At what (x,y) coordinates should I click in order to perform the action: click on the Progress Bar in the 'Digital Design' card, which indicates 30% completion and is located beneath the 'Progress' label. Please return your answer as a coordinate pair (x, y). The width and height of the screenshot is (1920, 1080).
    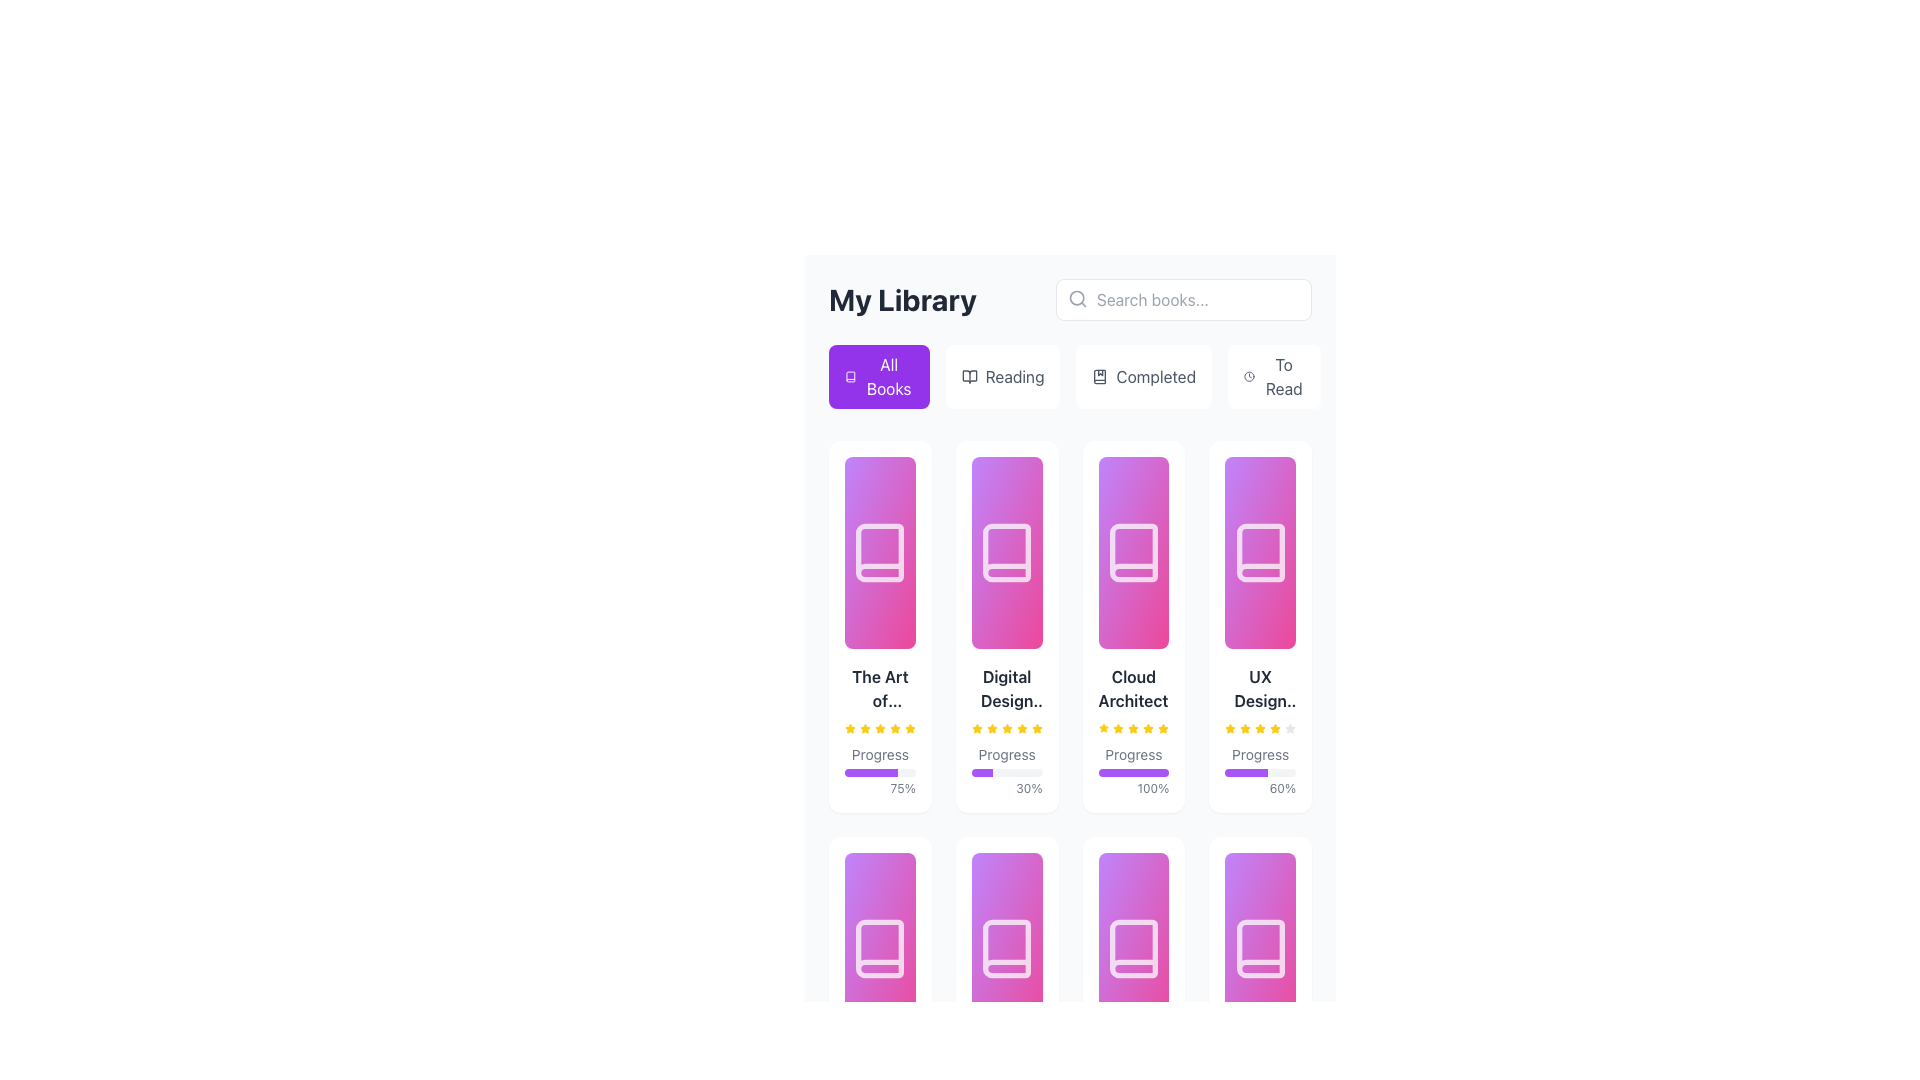
    Looking at the image, I should click on (1007, 771).